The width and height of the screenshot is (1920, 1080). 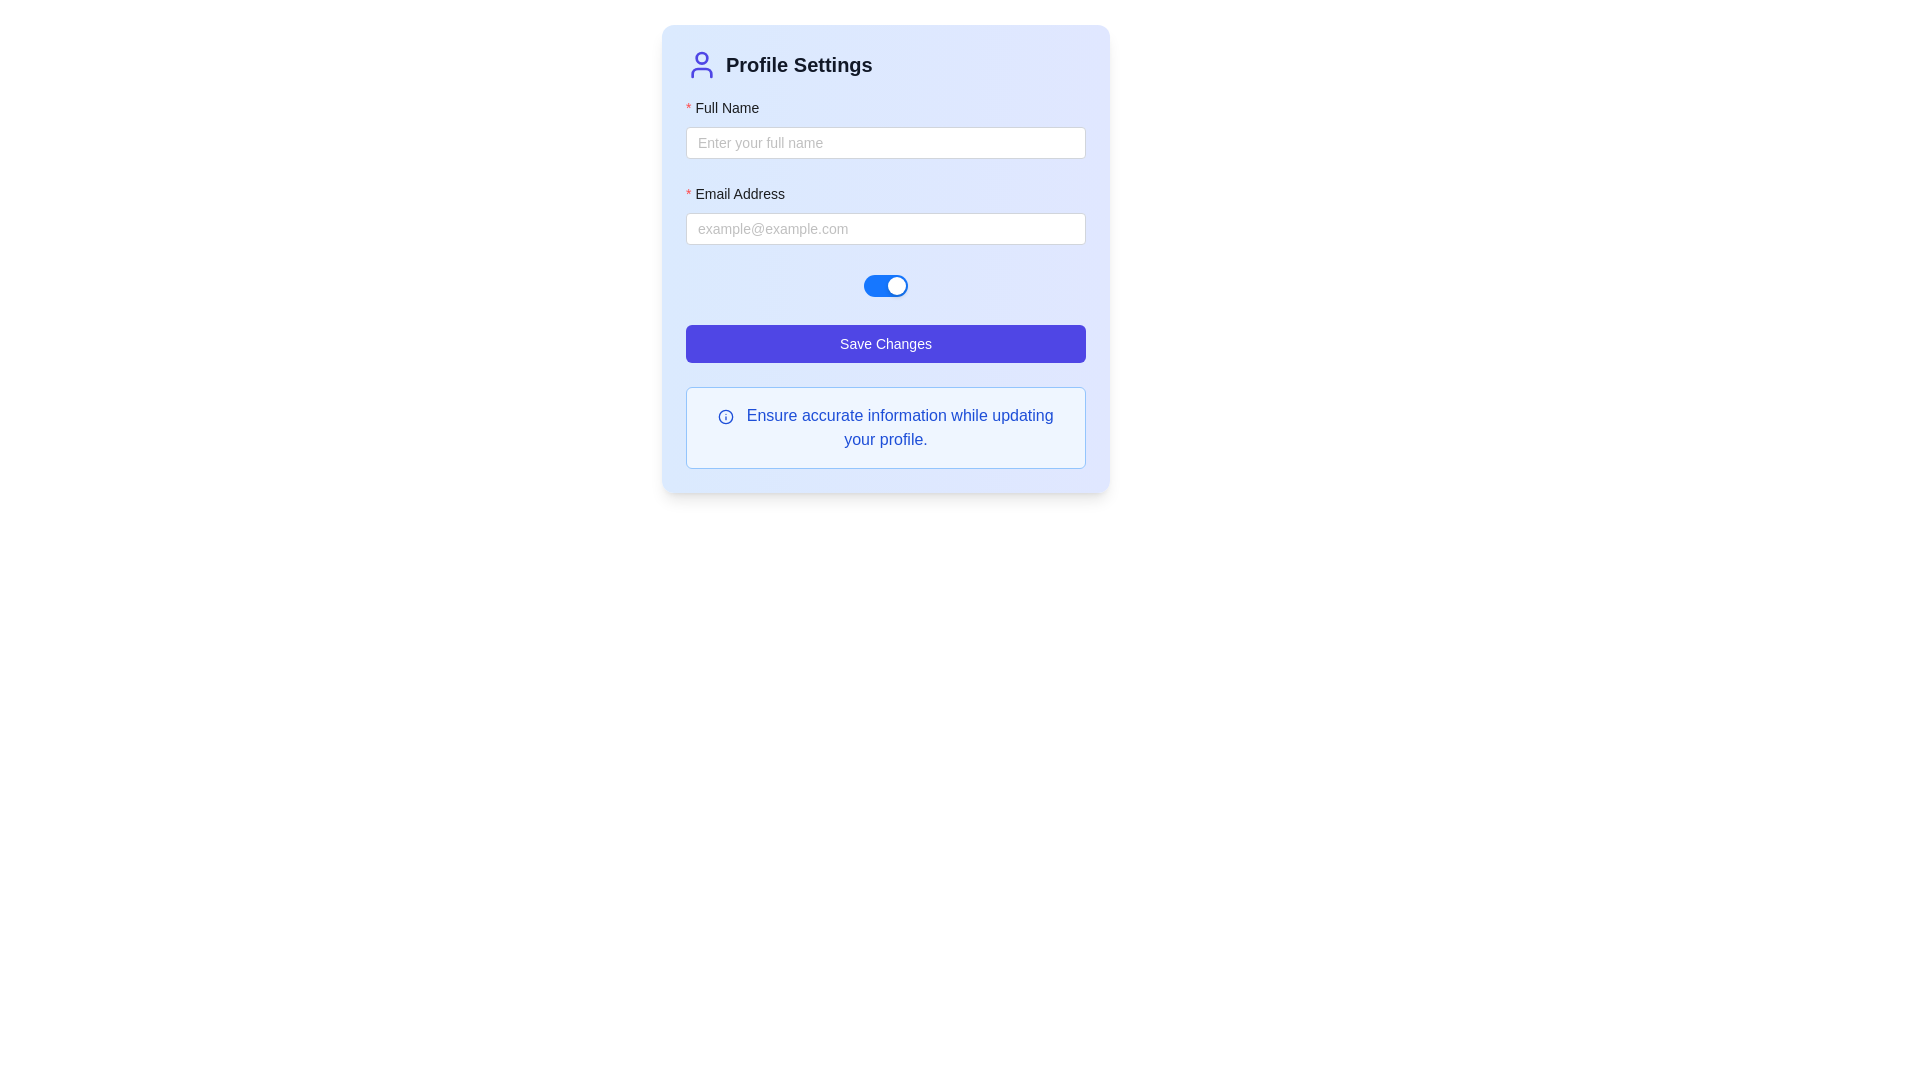 What do you see at coordinates (885, 127) in the screenshot?
I see `the 'Full Name' text input field to focus and start typing` at bounding box center [885, 127].